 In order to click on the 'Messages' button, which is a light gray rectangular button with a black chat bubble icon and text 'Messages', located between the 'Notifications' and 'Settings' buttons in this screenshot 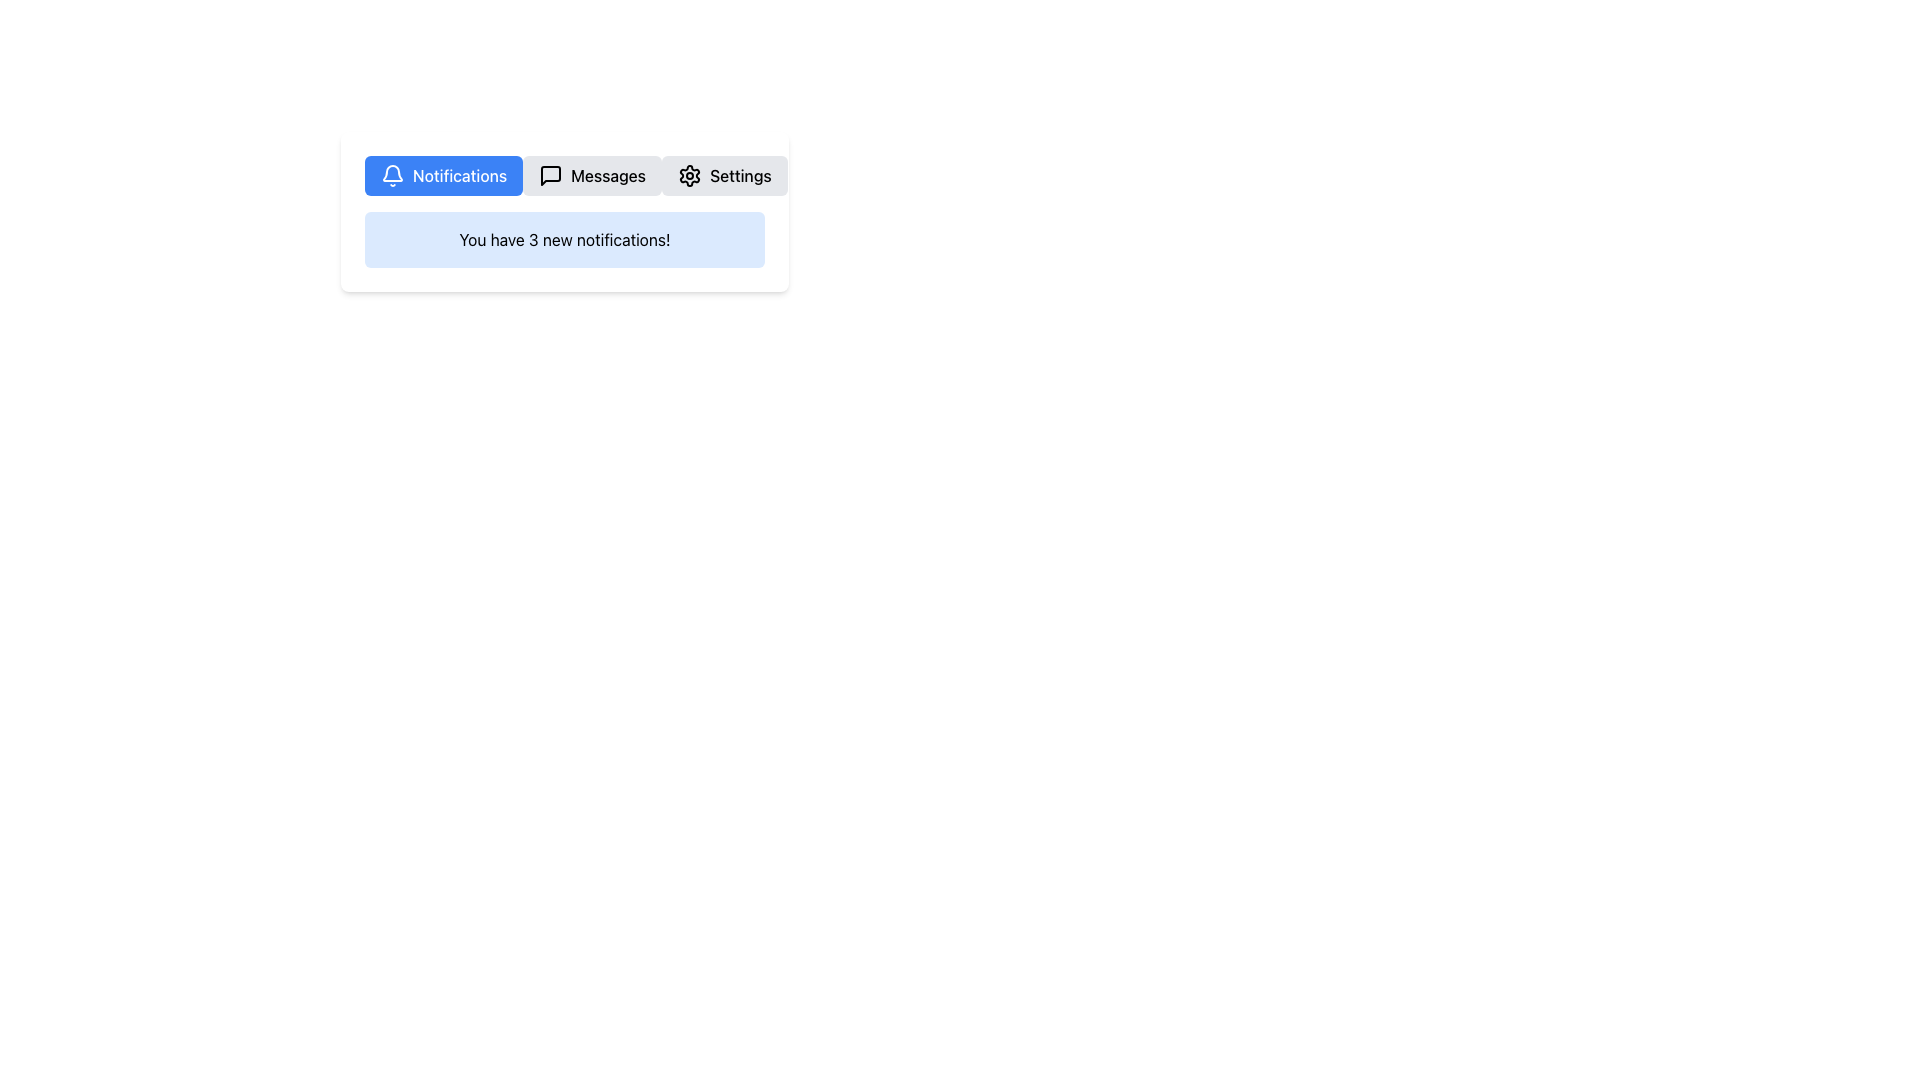, I will do `click(591, 175)`.